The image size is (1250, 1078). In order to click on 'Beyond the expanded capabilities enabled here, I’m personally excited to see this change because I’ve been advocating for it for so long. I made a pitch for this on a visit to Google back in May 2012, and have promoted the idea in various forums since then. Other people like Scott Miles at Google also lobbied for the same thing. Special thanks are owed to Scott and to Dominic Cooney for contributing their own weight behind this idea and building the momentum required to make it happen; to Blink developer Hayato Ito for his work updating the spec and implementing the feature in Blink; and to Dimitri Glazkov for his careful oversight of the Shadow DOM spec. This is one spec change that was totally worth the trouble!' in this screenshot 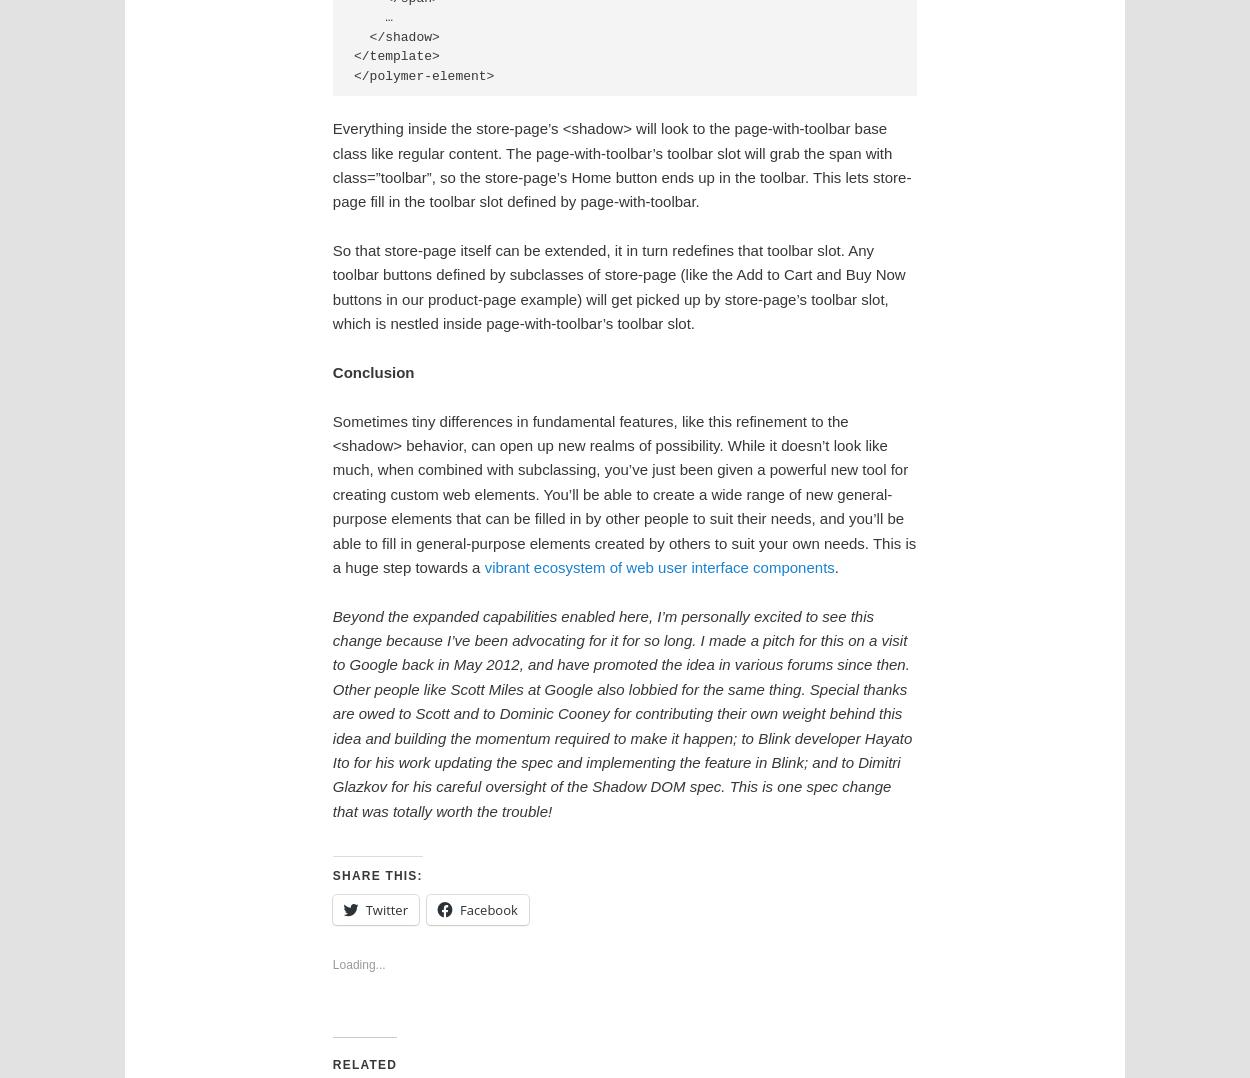, I will do `click(331, 711)`.